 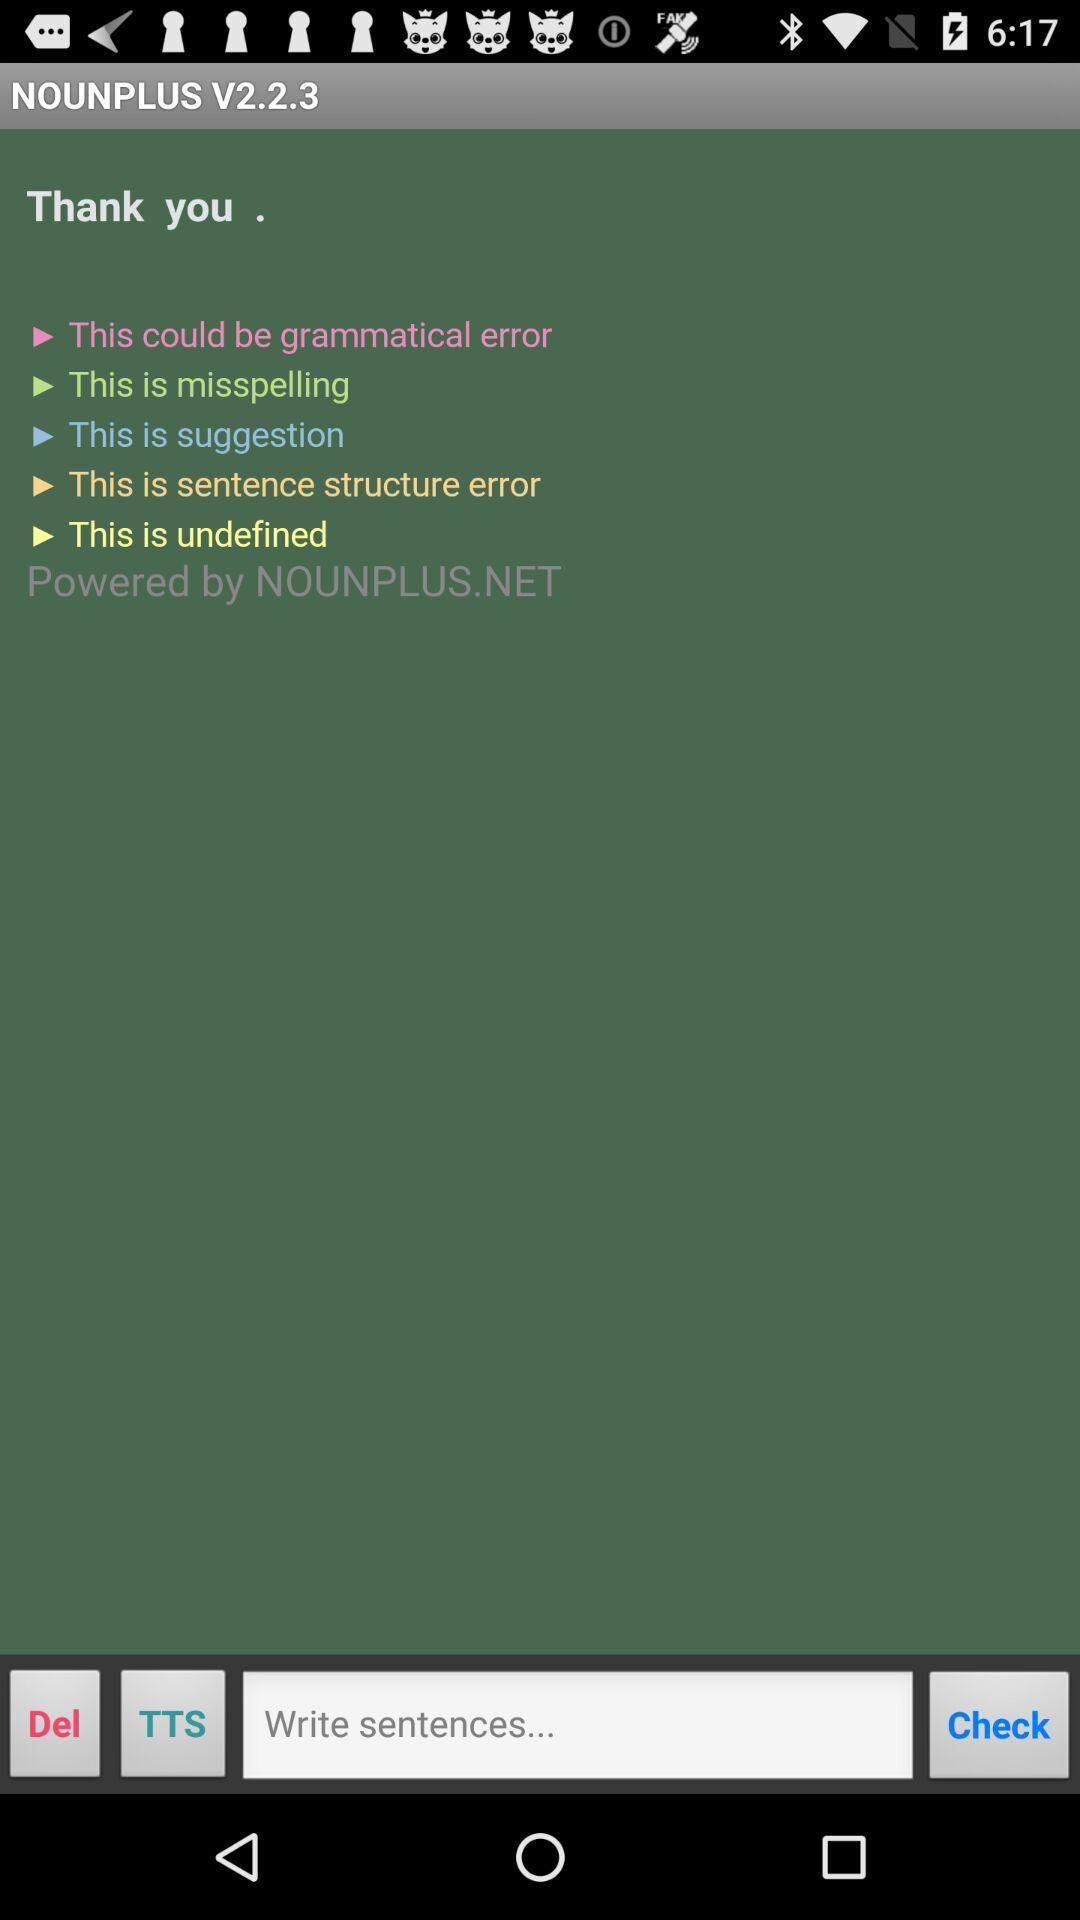 I want to click on press here to write, so click(x=577, y=1730).